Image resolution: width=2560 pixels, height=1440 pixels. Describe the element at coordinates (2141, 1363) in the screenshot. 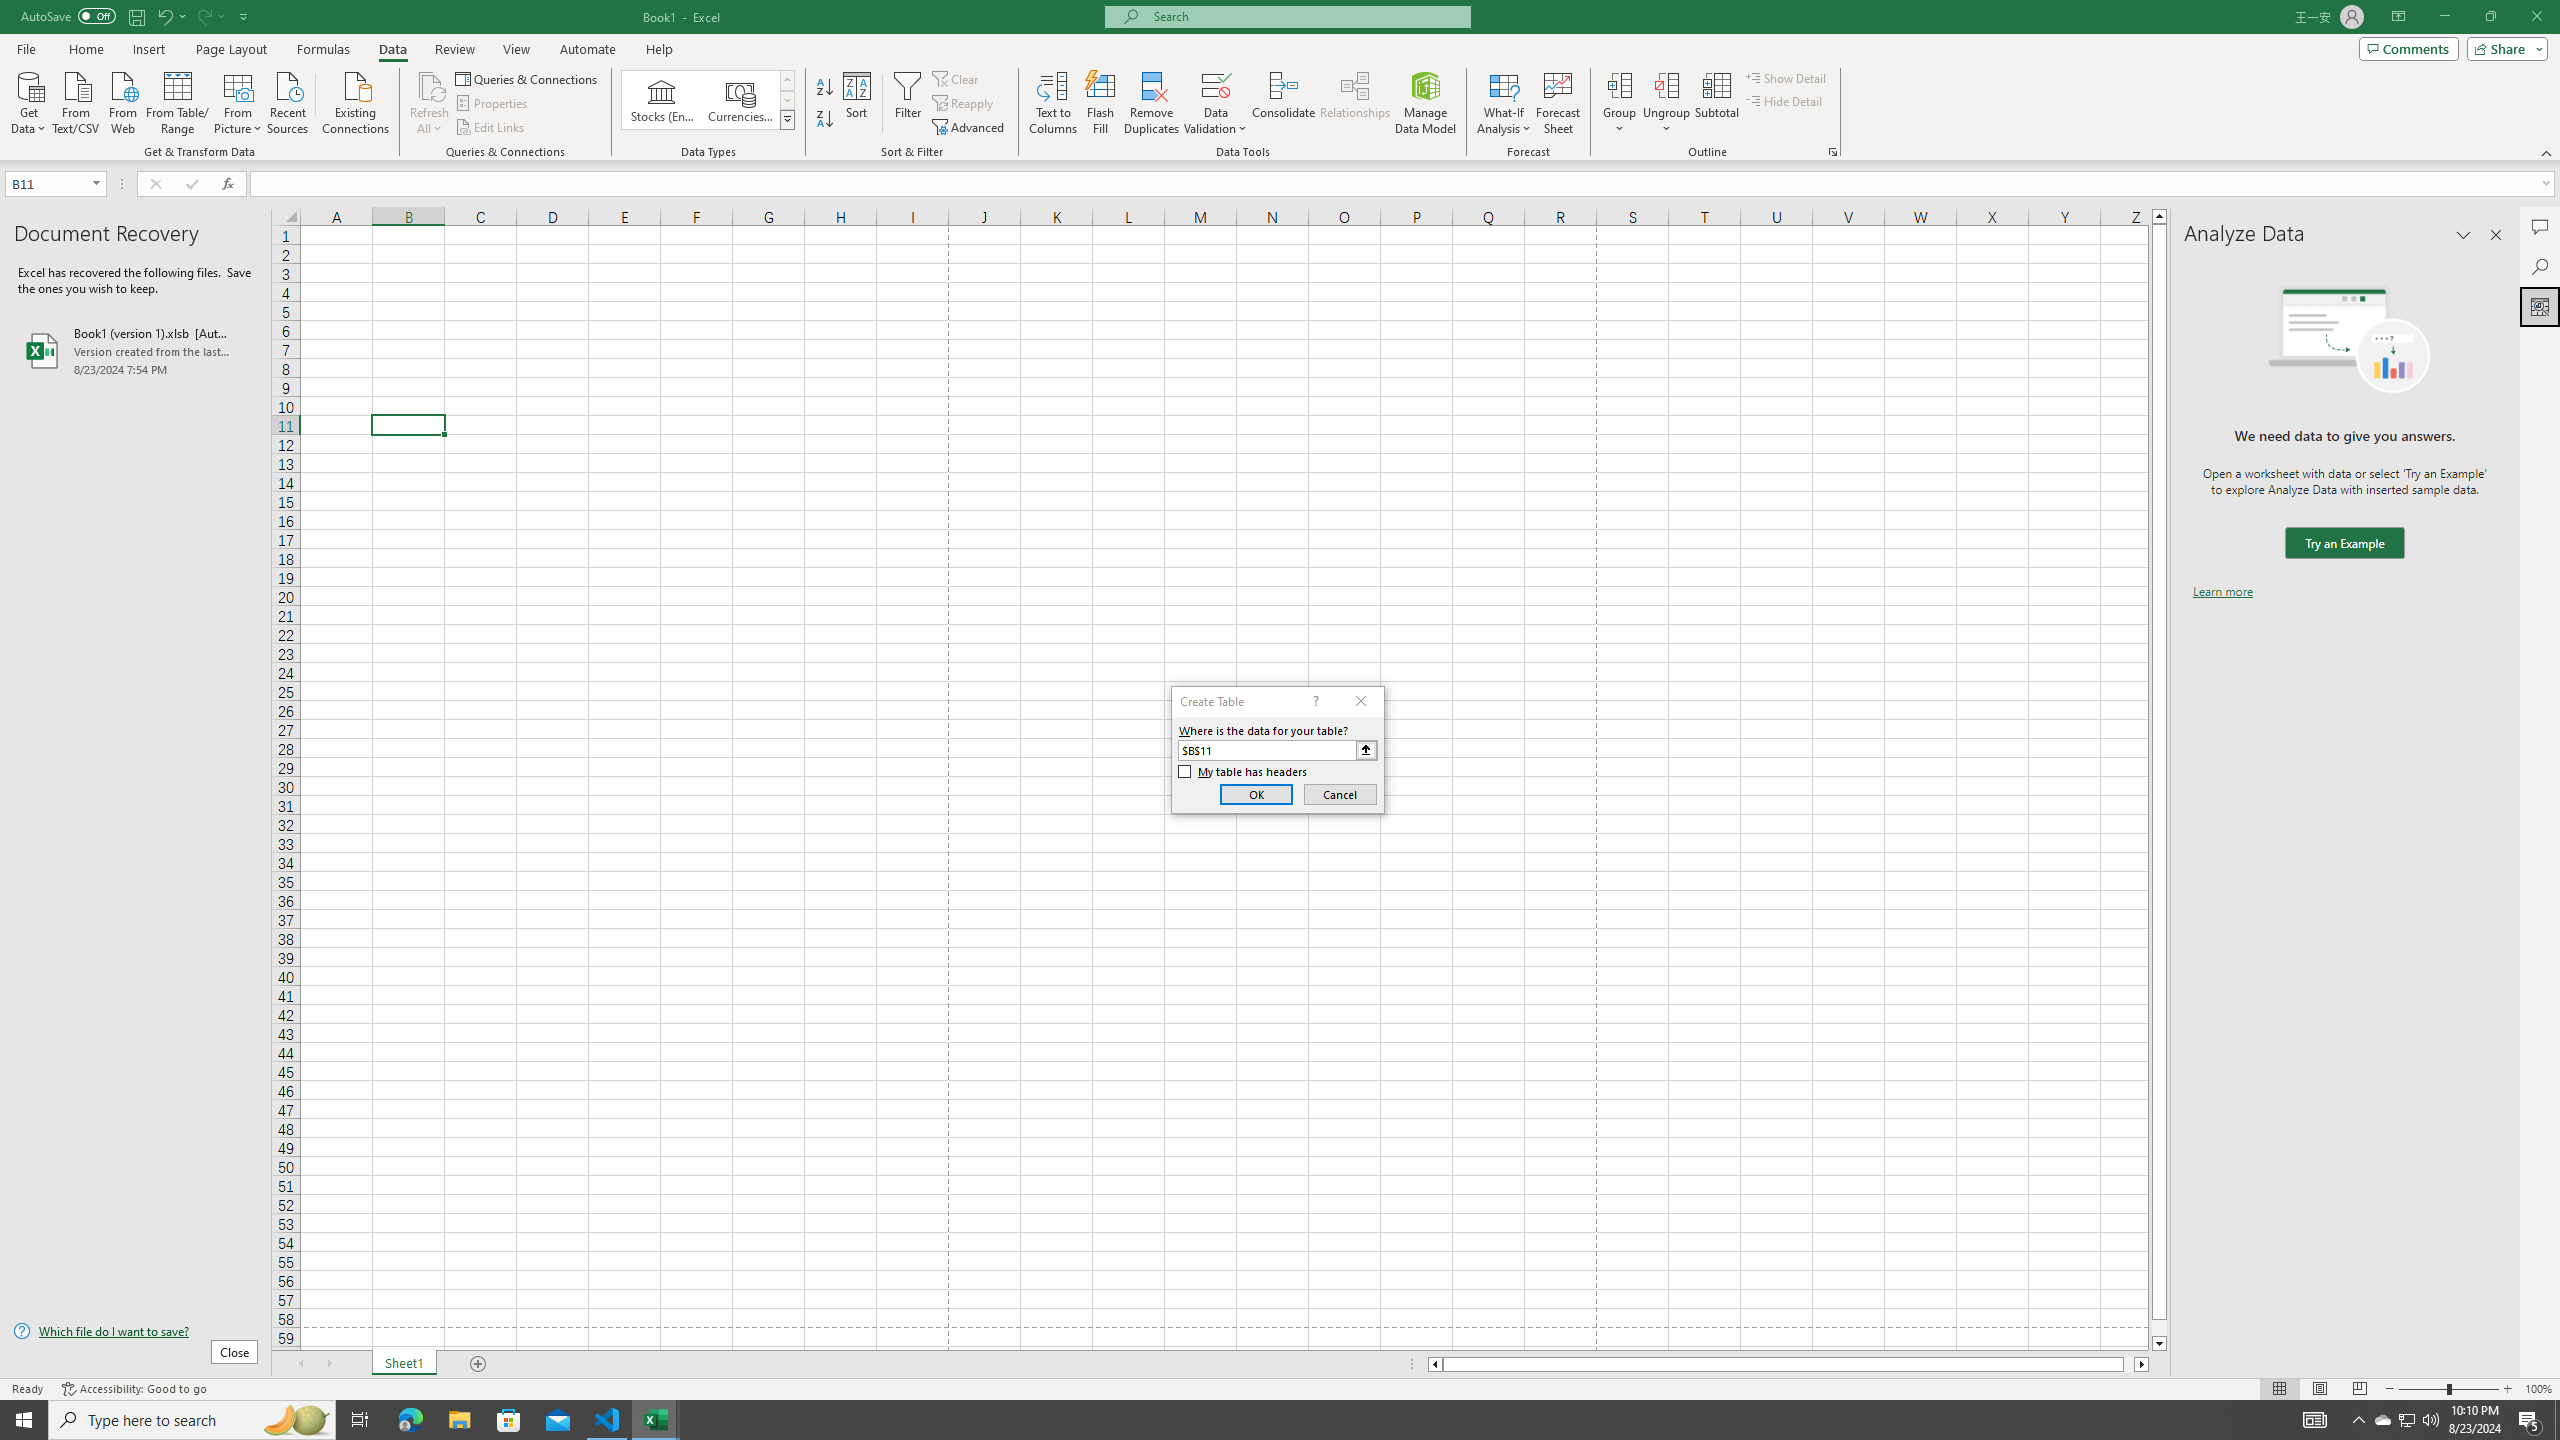

I see `'Column right'` at that location.